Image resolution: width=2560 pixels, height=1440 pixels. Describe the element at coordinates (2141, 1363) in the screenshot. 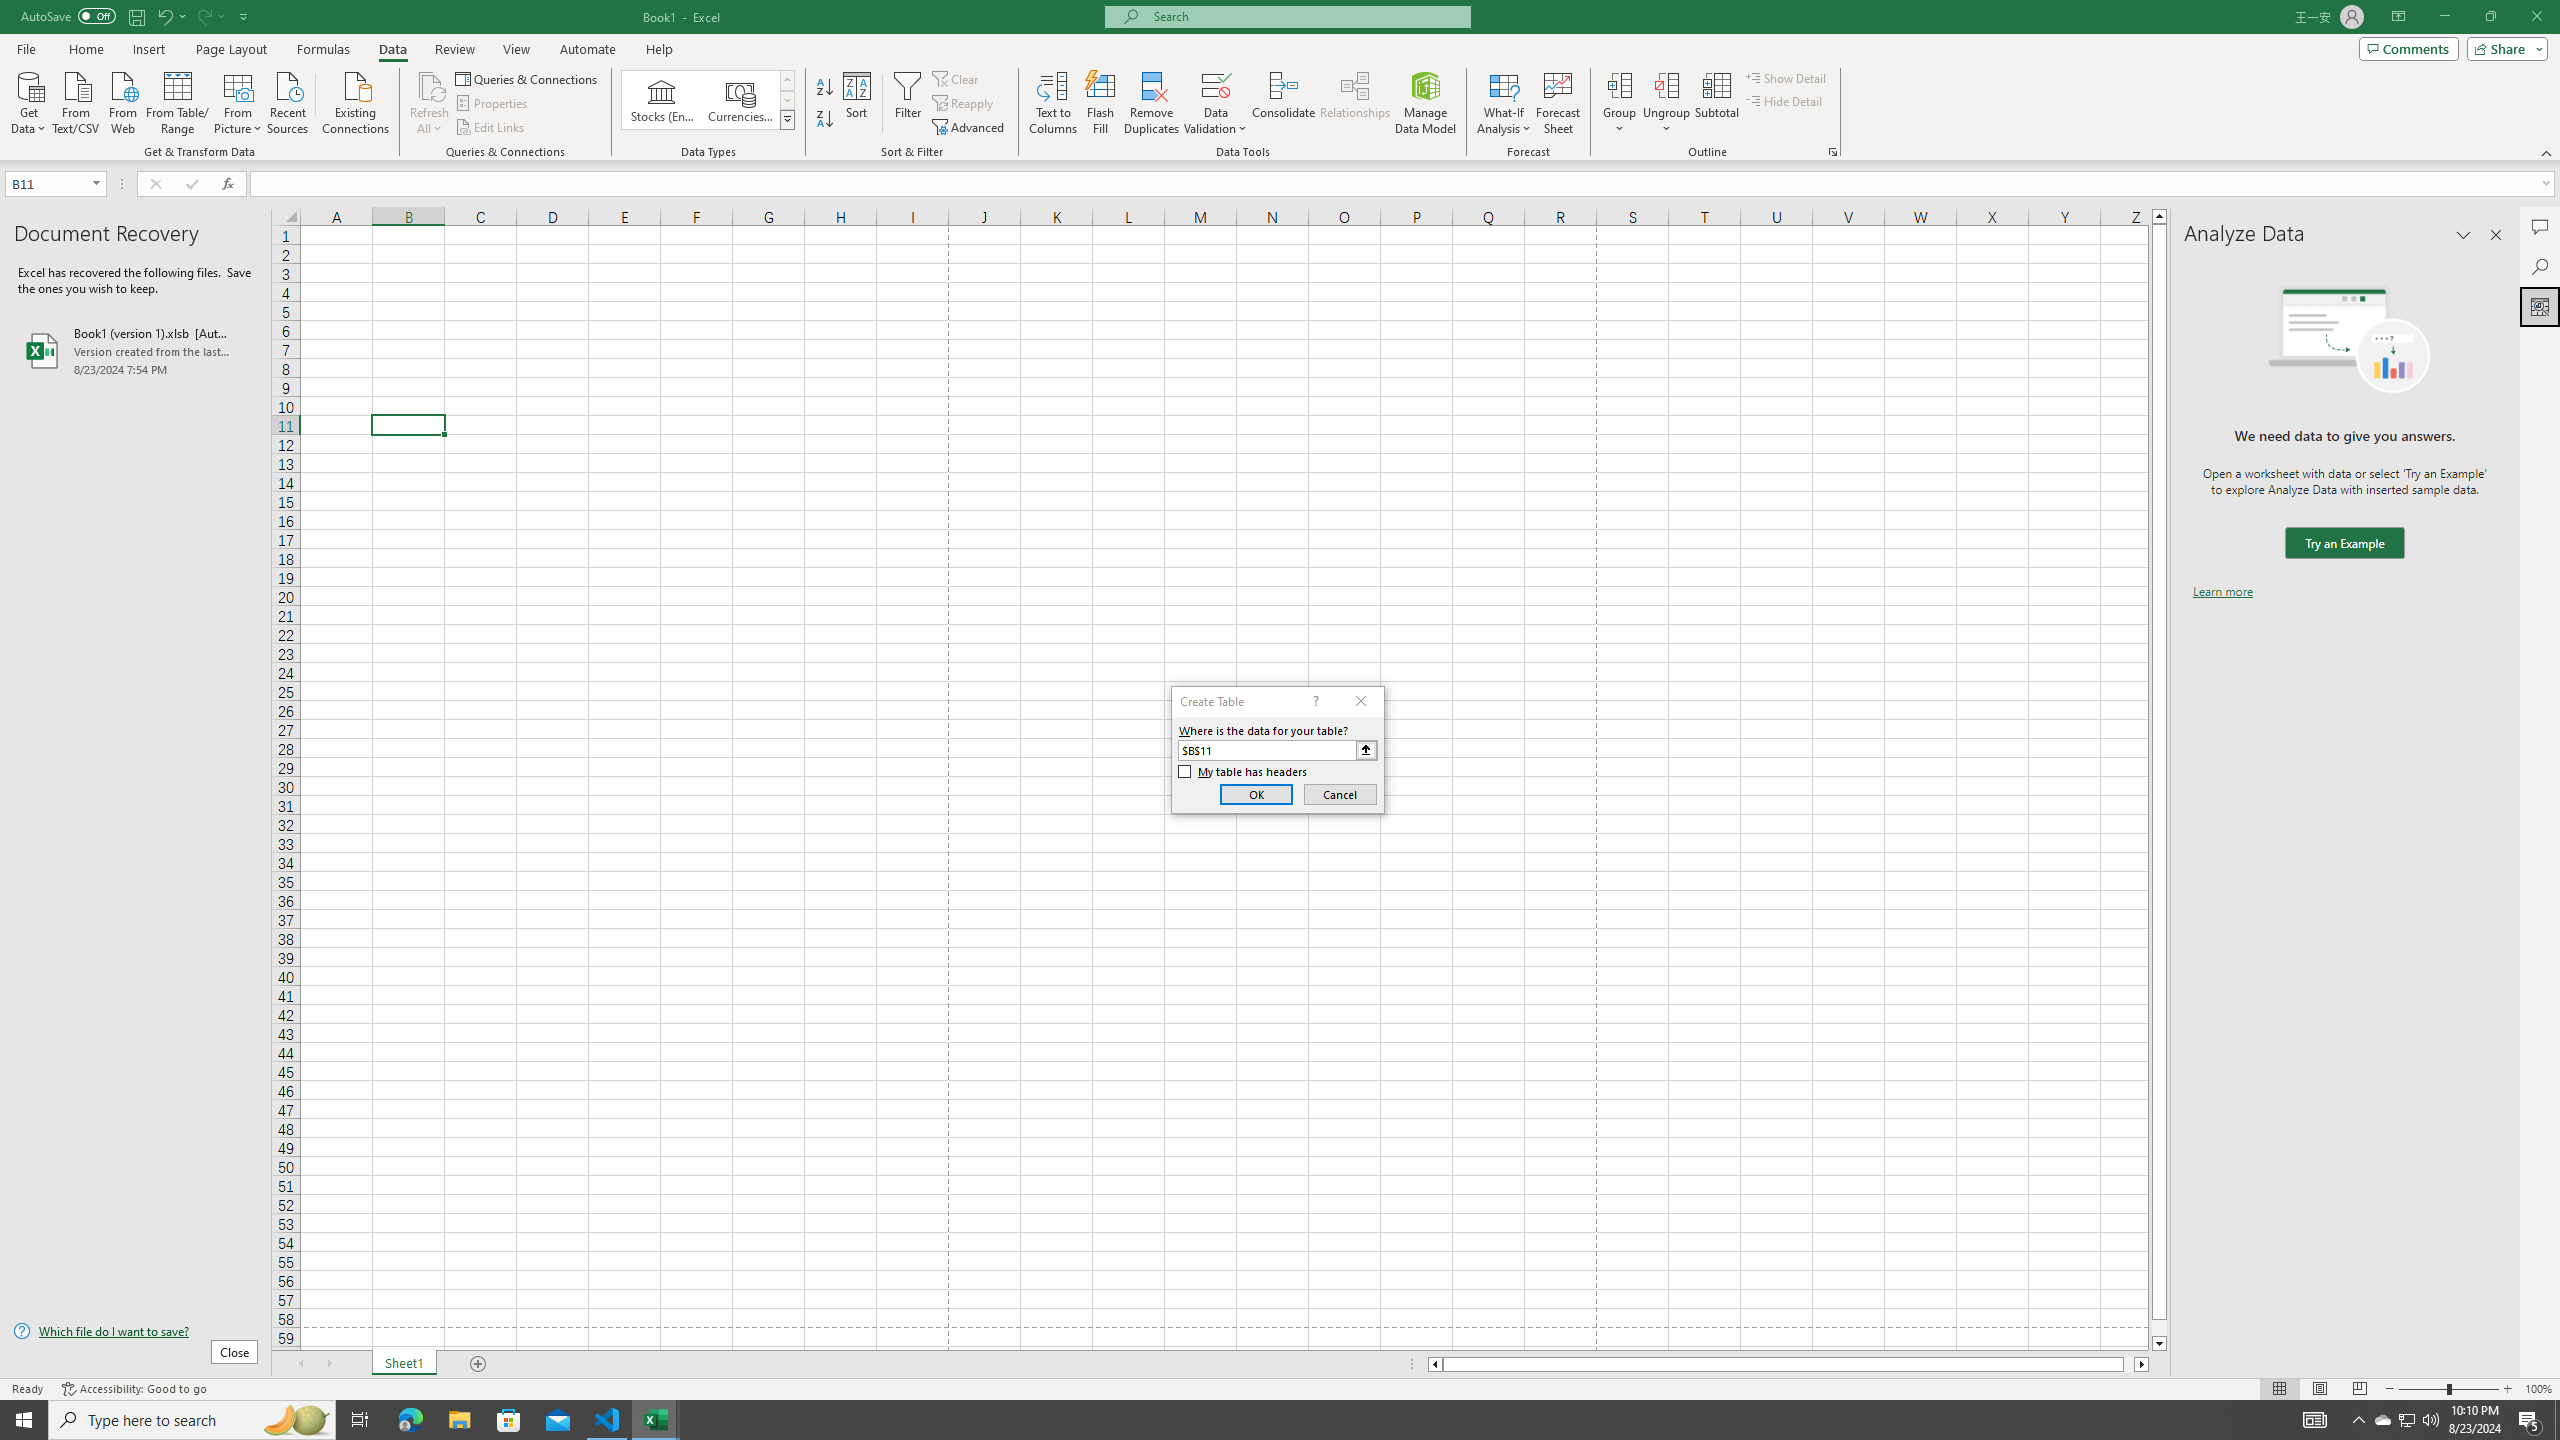

I see `'Column right'` at that location.